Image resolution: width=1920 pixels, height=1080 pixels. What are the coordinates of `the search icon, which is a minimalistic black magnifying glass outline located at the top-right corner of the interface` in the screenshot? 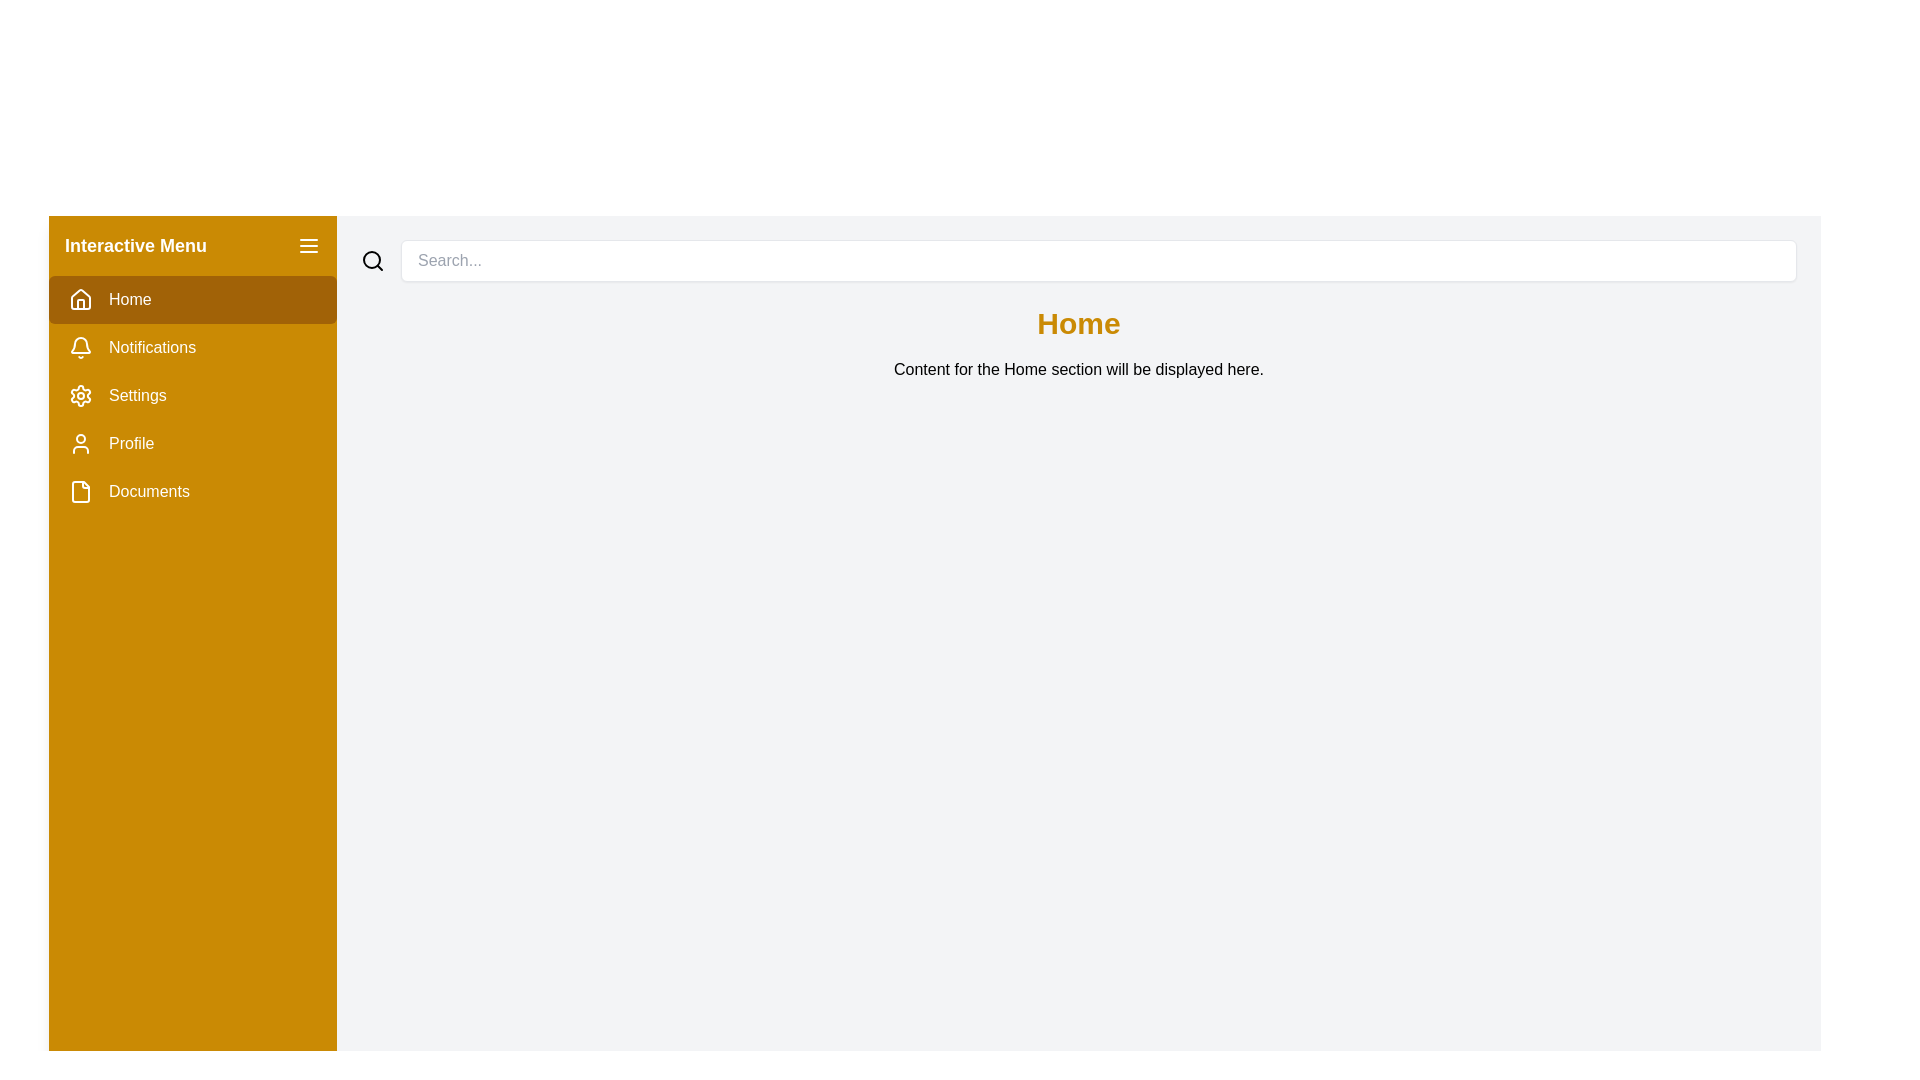 It's located at (373, 260).